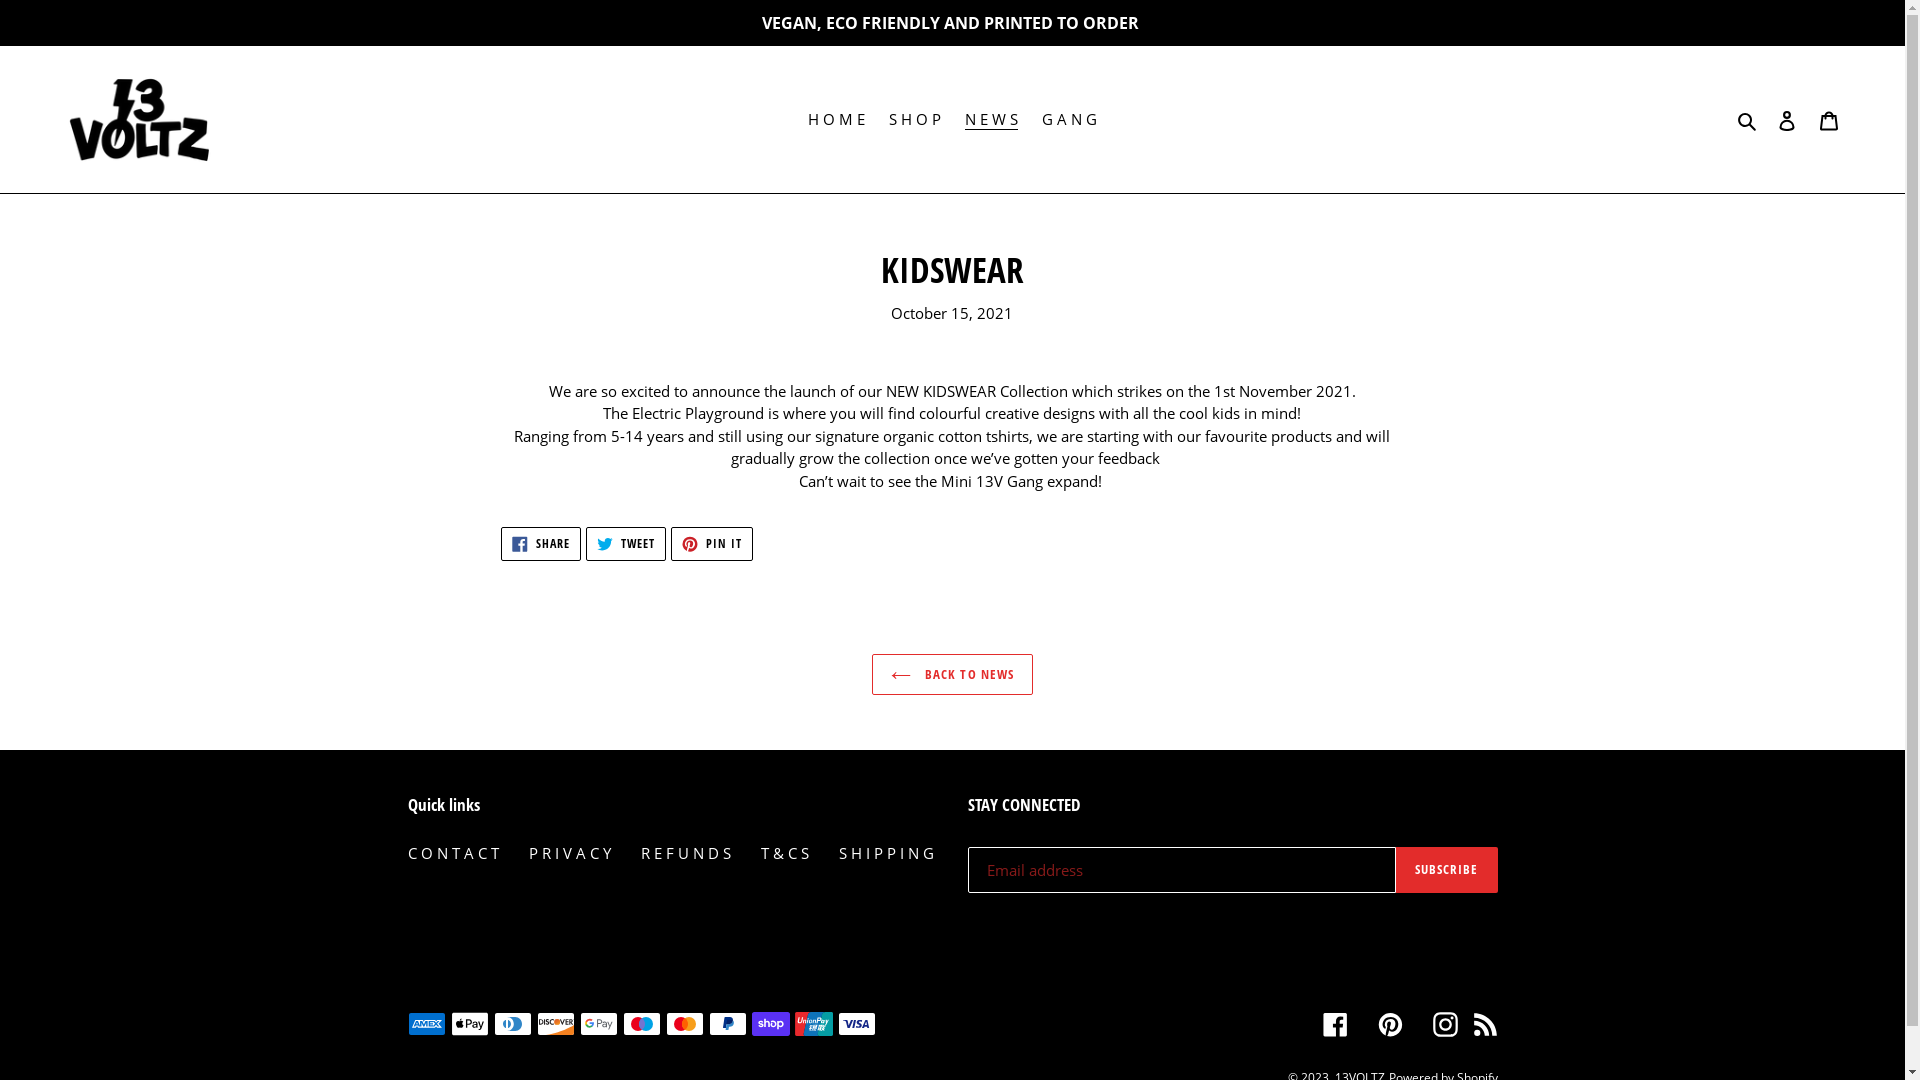 The image size is (1920, 1080). What do you see at coordinates (991, 119) in the screenshot?
I see `'N E W S'` at bounding box center [991, 119].